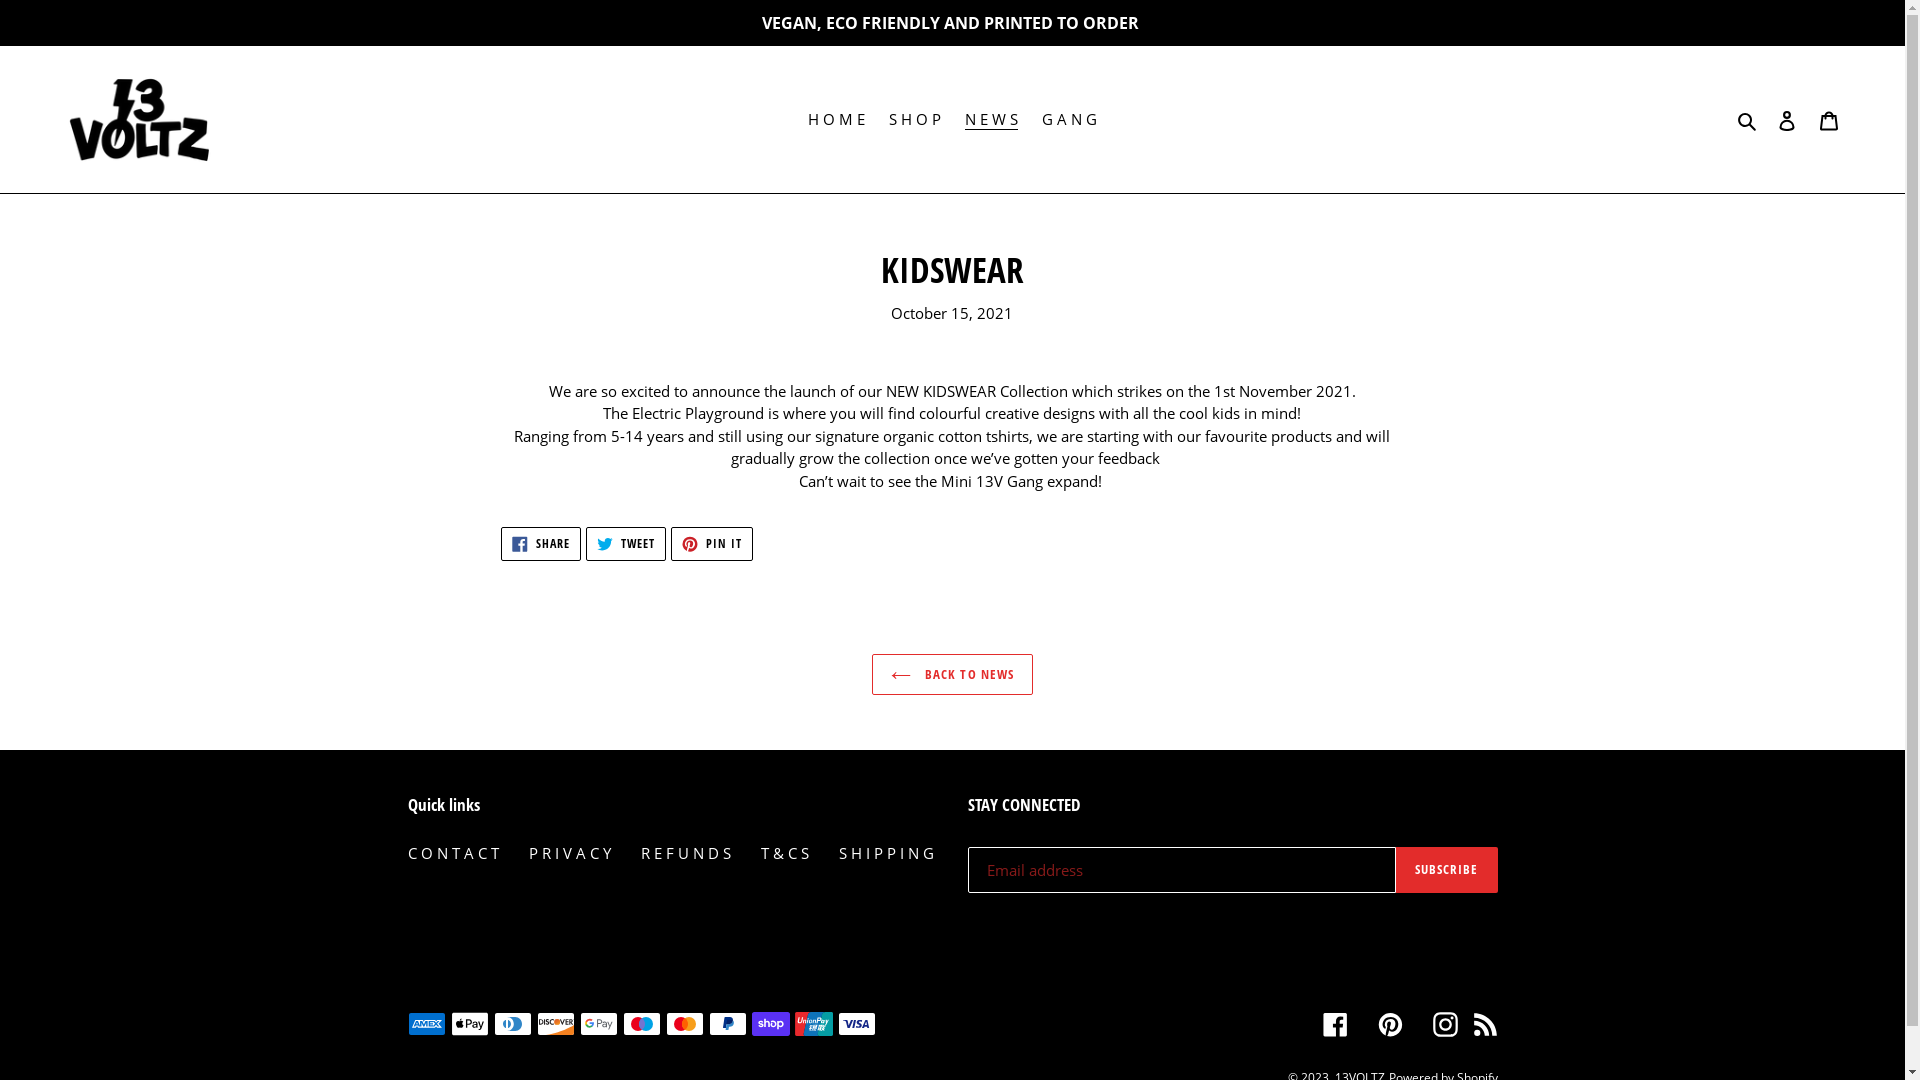 The image size is (1920, 1080). What do you see at coordinates (991, 119) in the screenshot?
I see `'N E W S'` at bounding box center [991, 119].